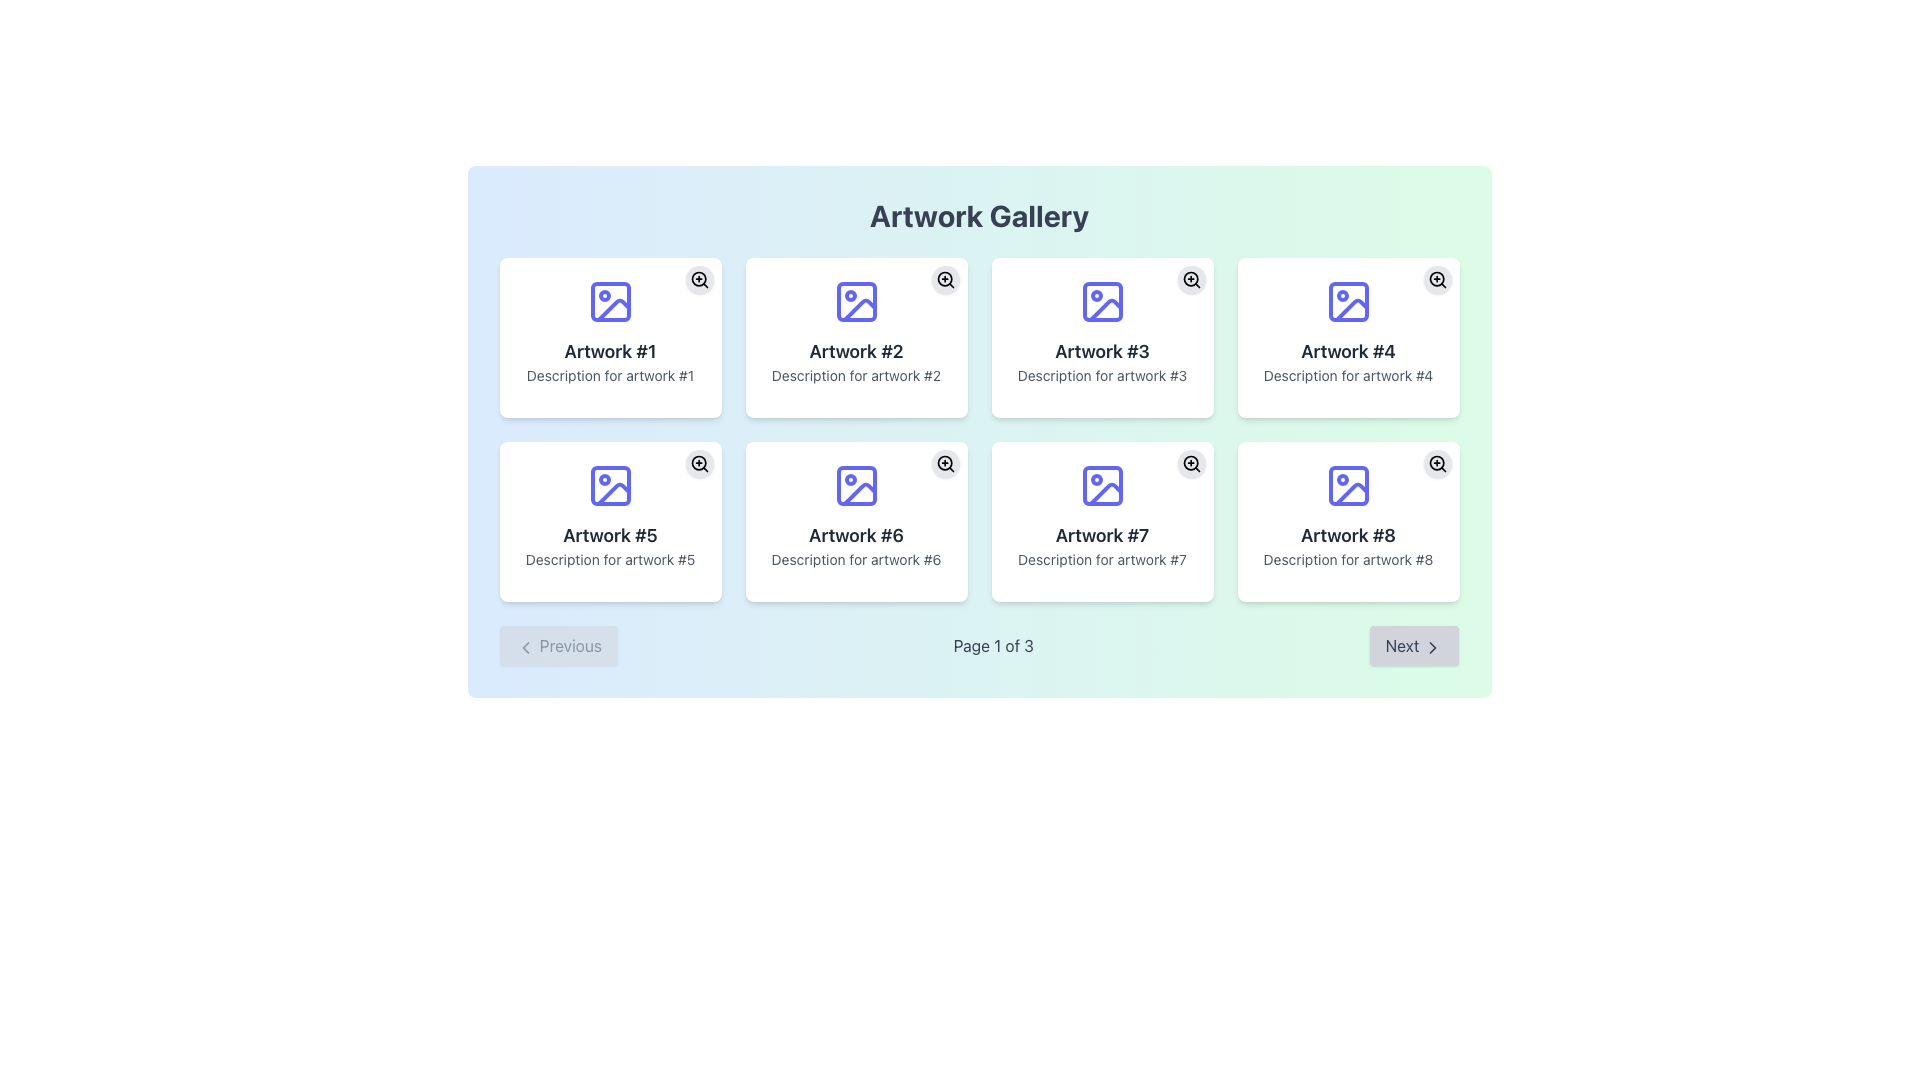  What do you see at coordinates (609, 486) in the screenshot?
I see `background of the image icon representing 'Artwork #5', which features a mountain shape and a circular sun, by opening the developer tools` at bounding box center [609, 486].